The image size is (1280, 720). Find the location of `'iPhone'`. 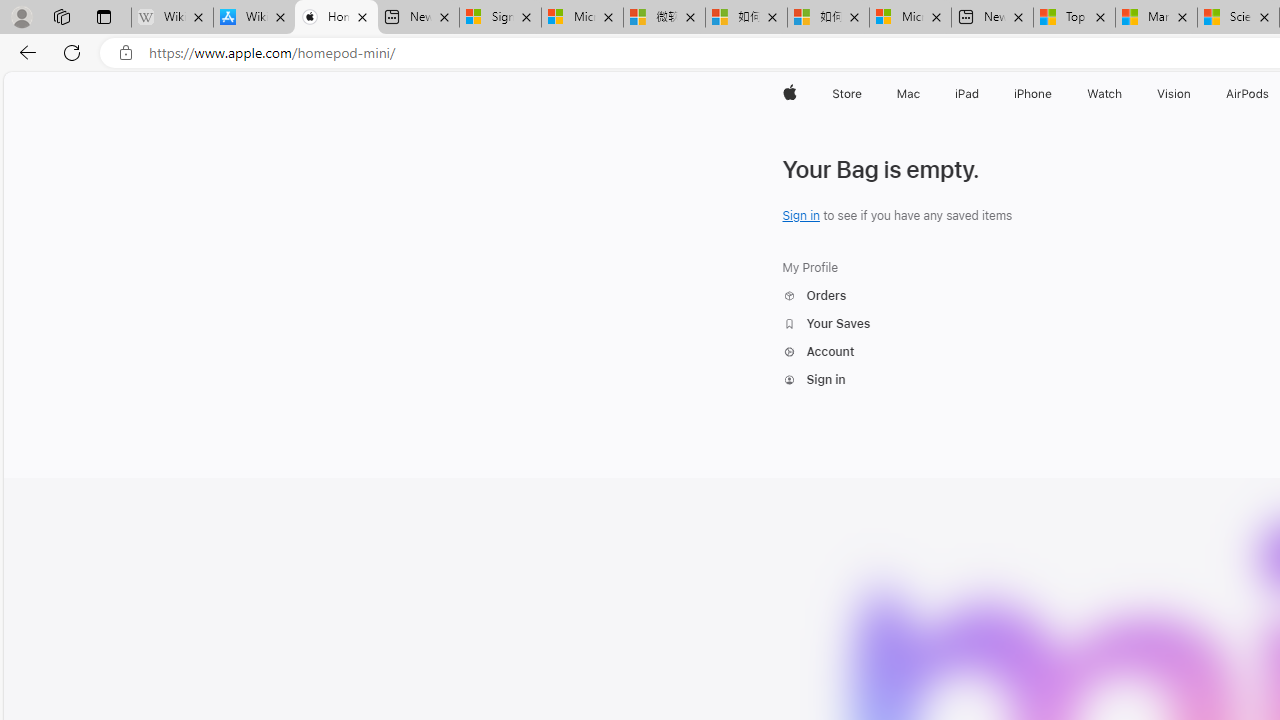

'iPhone' is located at coordinates (1033, 93).